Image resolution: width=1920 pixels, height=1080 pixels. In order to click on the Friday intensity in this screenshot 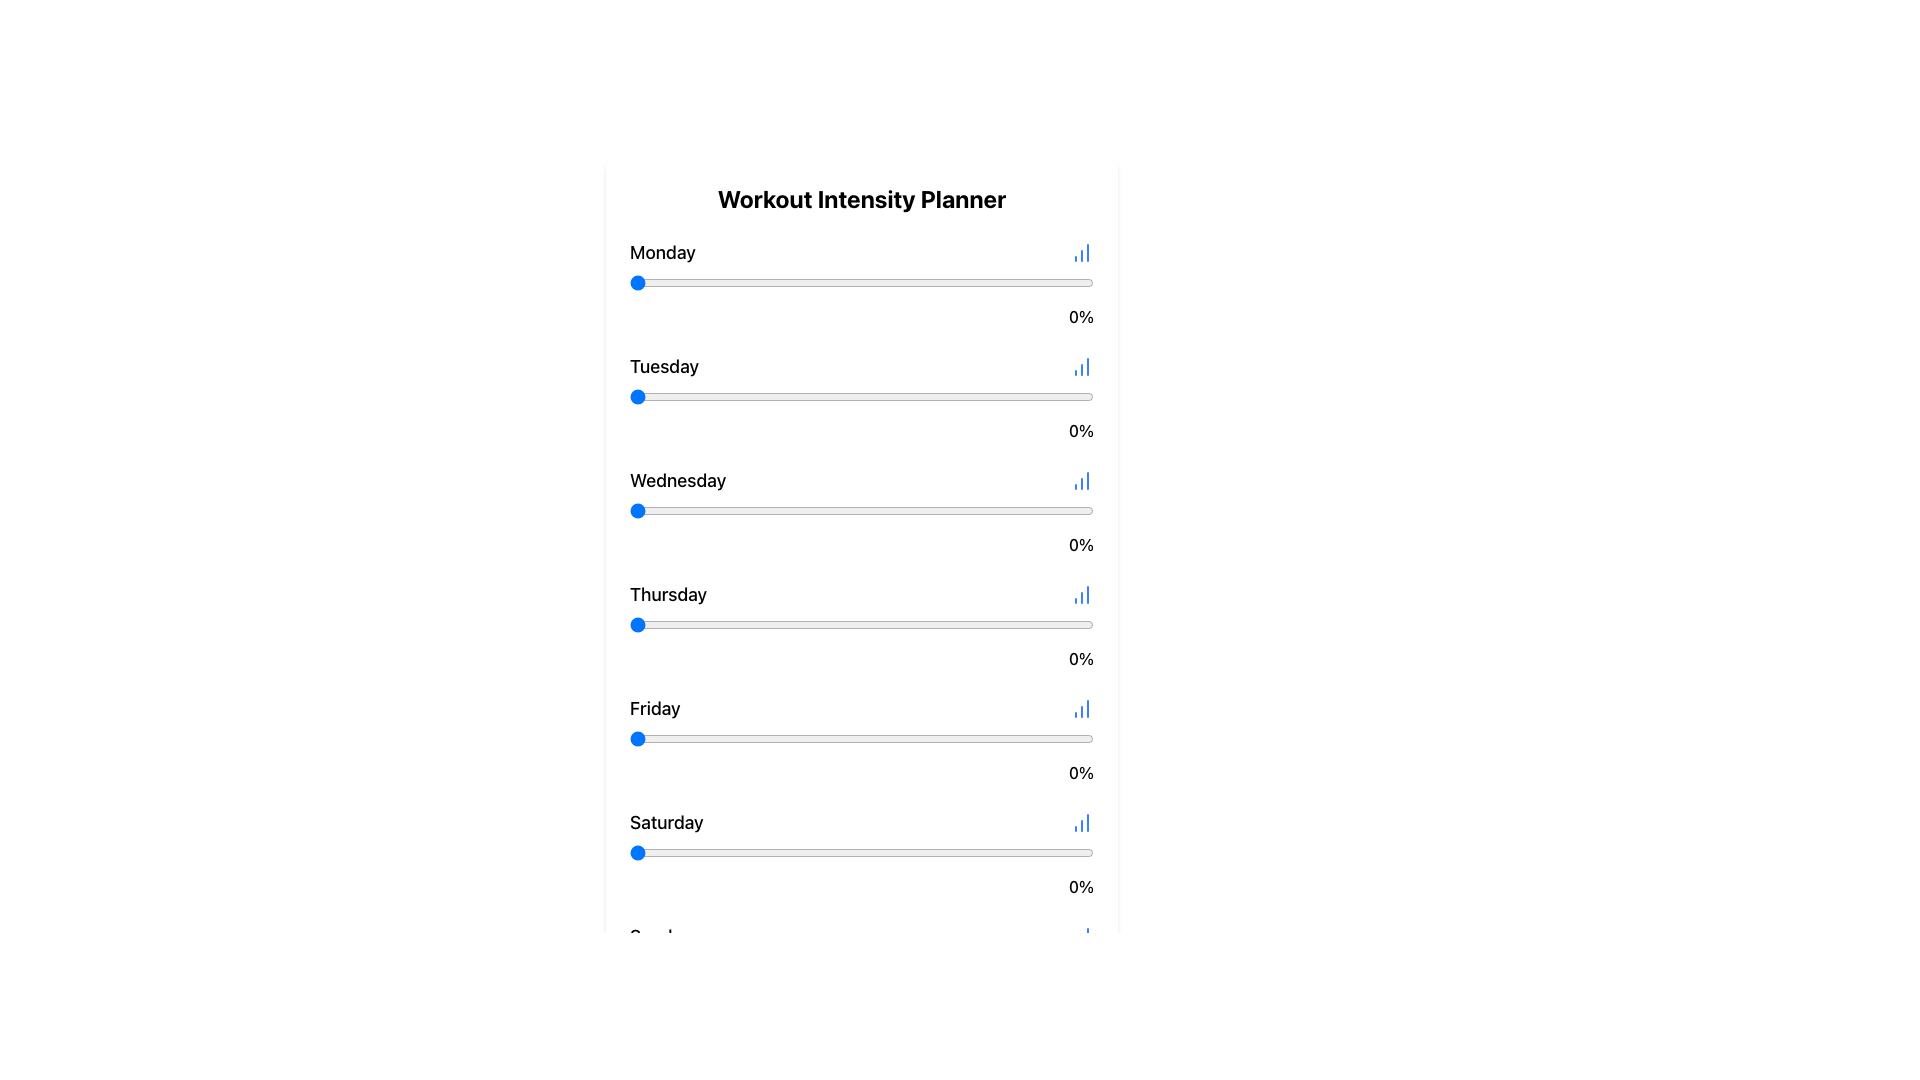, I will do `click(628, 739)`.